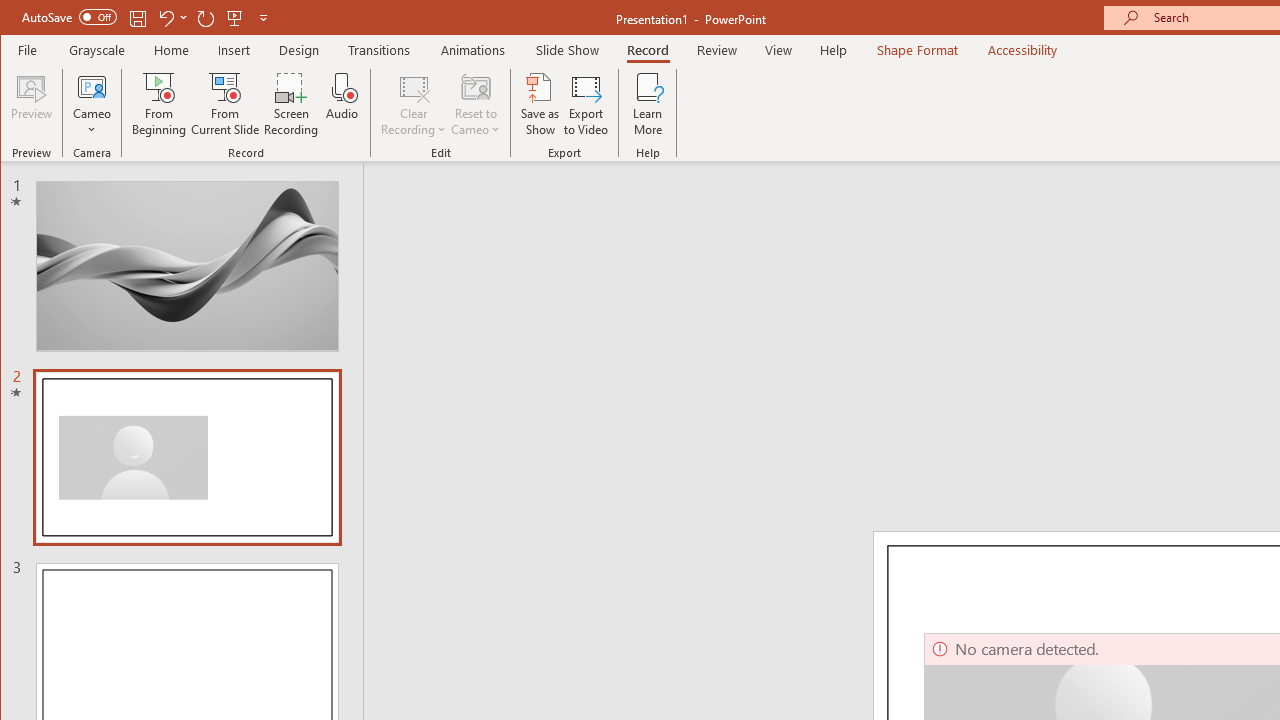  I want to click on 'Shape Format', so click(916, 49).